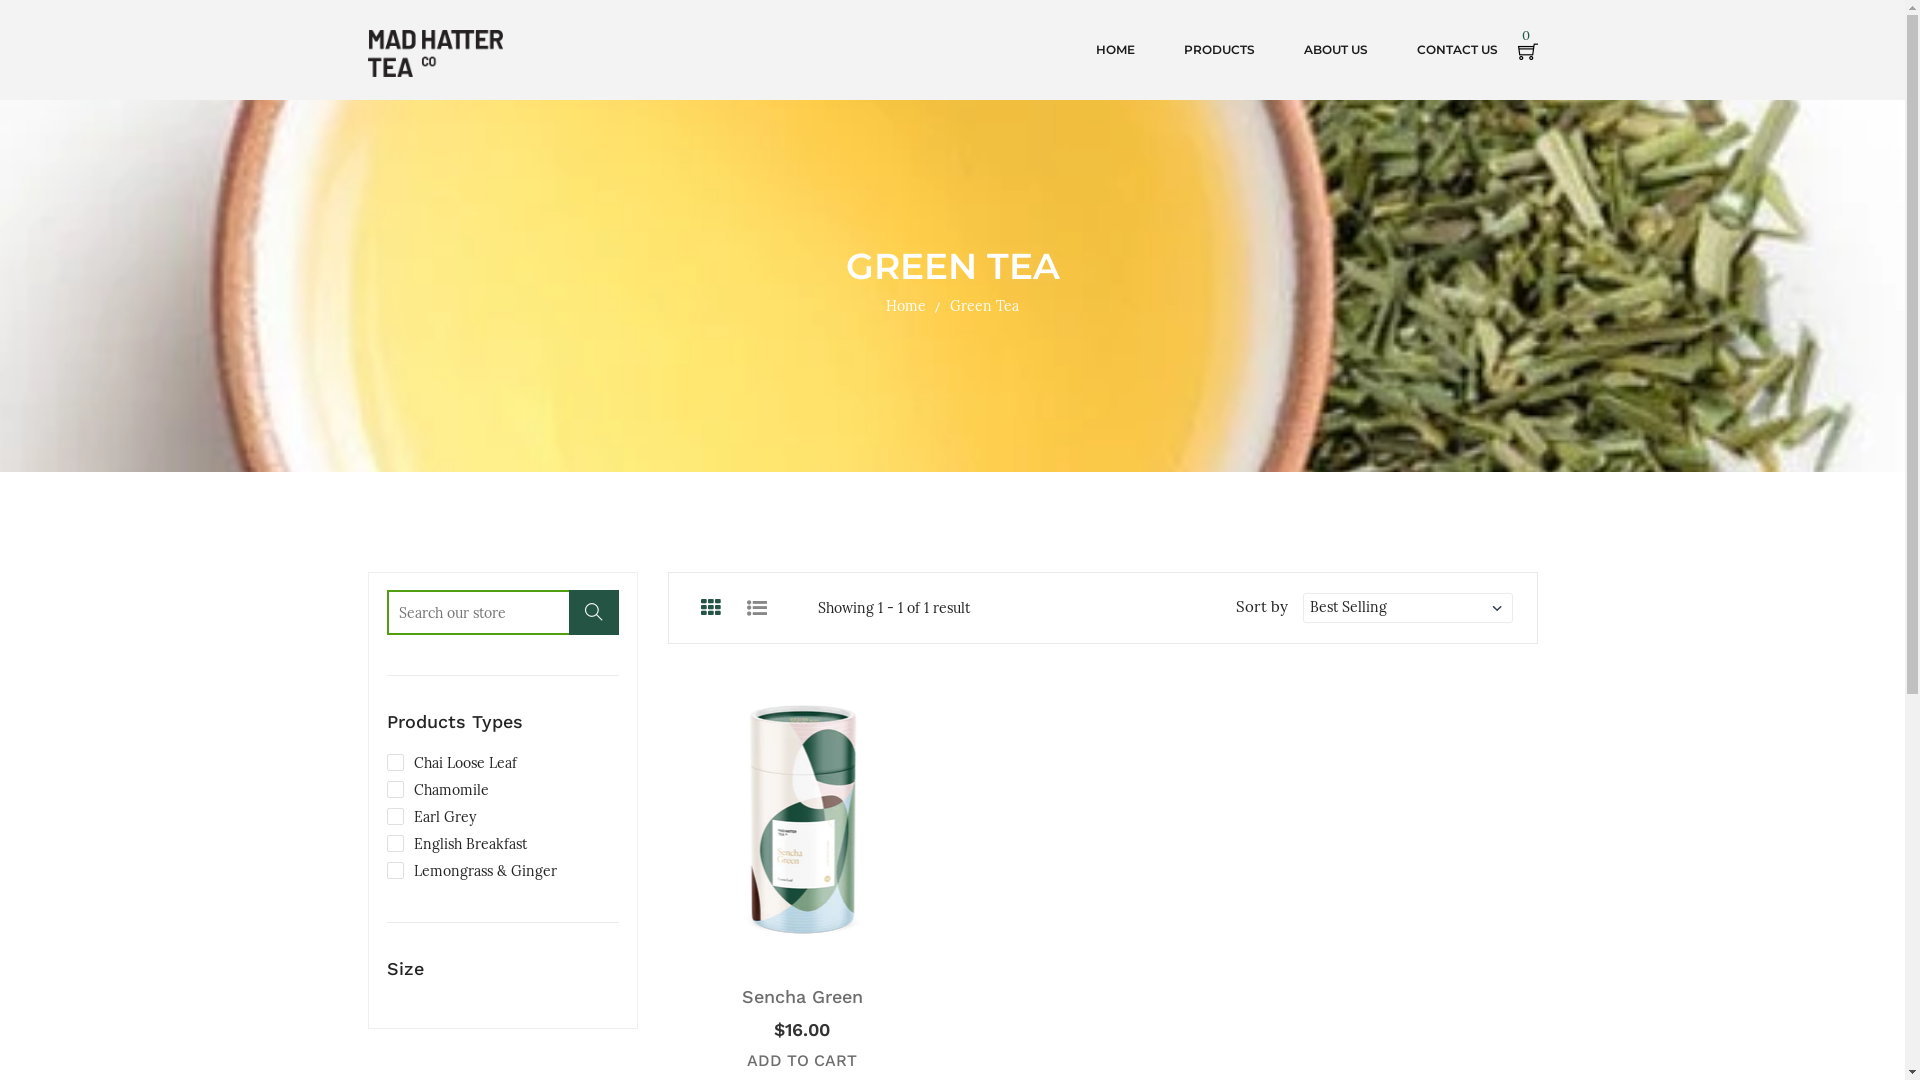  I want to click on 'HOME', so click(1114, 49).